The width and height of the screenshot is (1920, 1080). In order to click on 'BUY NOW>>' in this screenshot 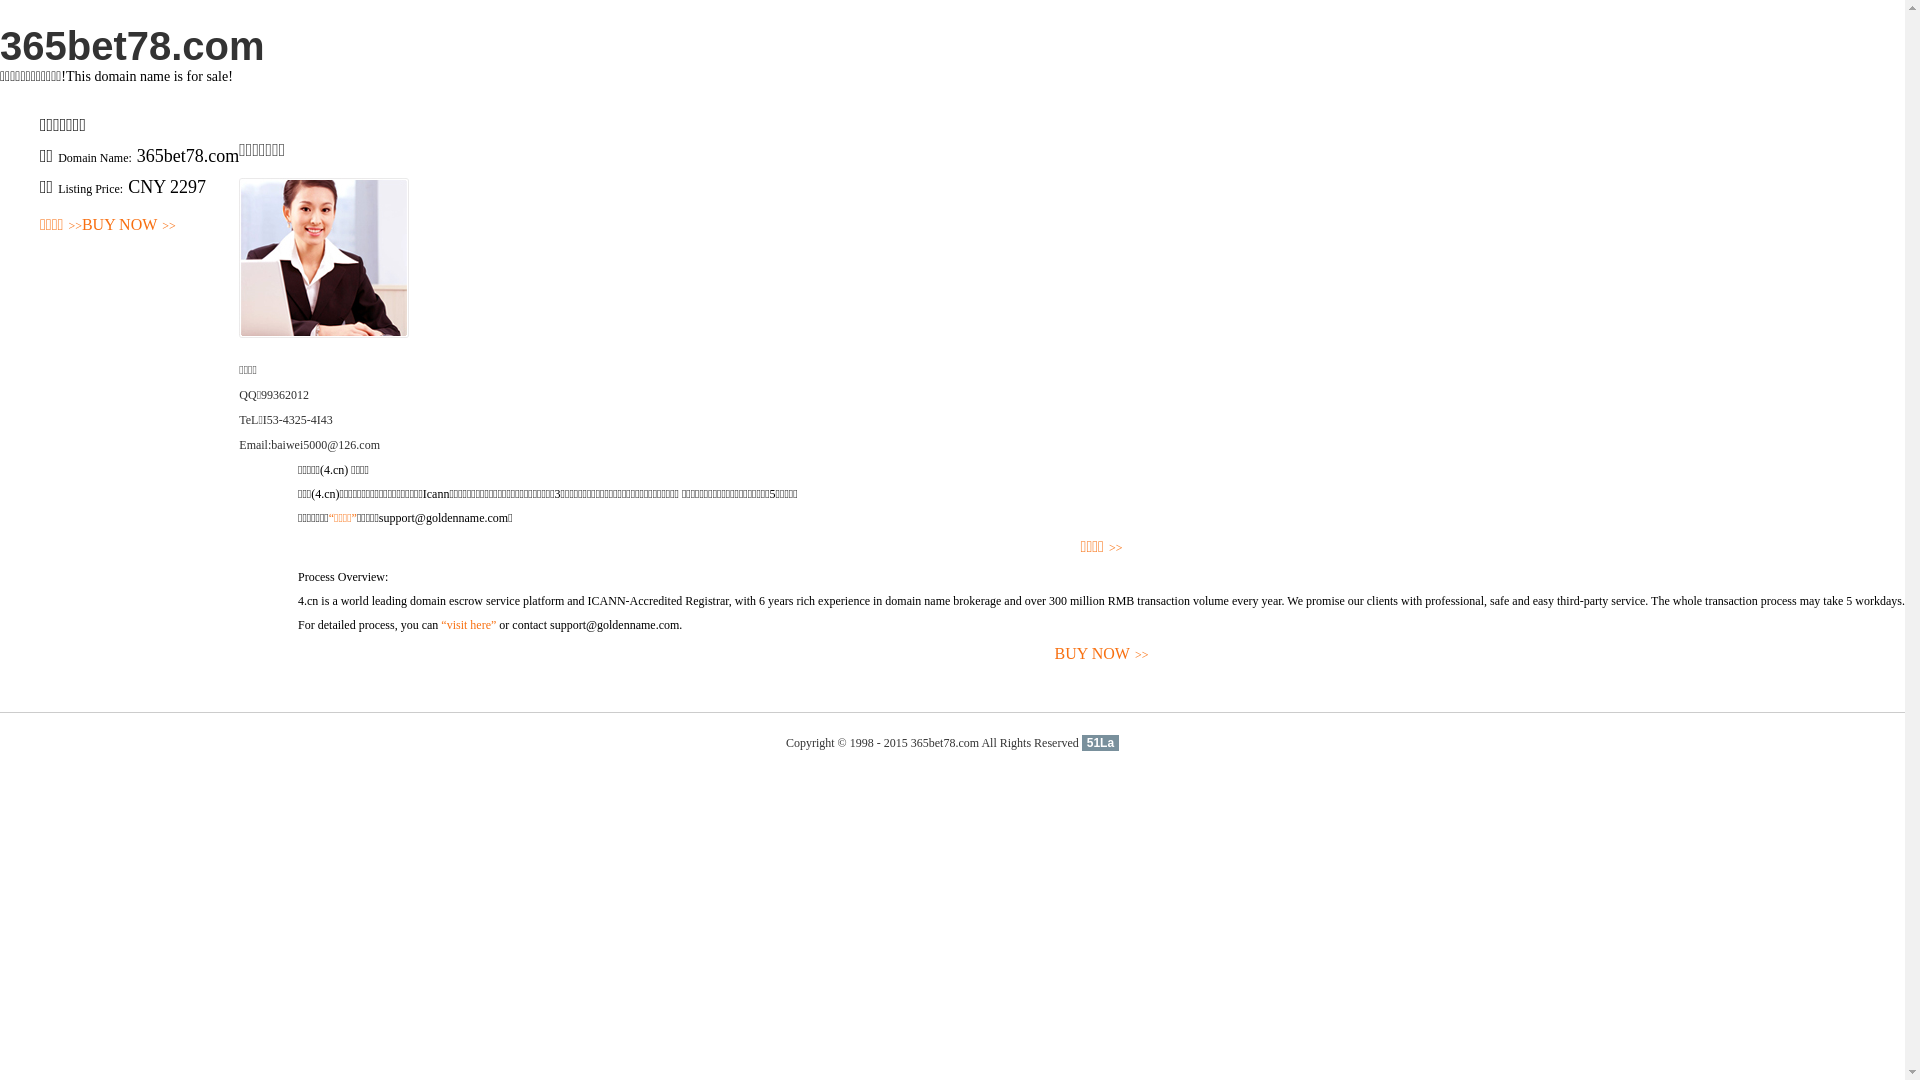, I will do `click(128, 225)`.